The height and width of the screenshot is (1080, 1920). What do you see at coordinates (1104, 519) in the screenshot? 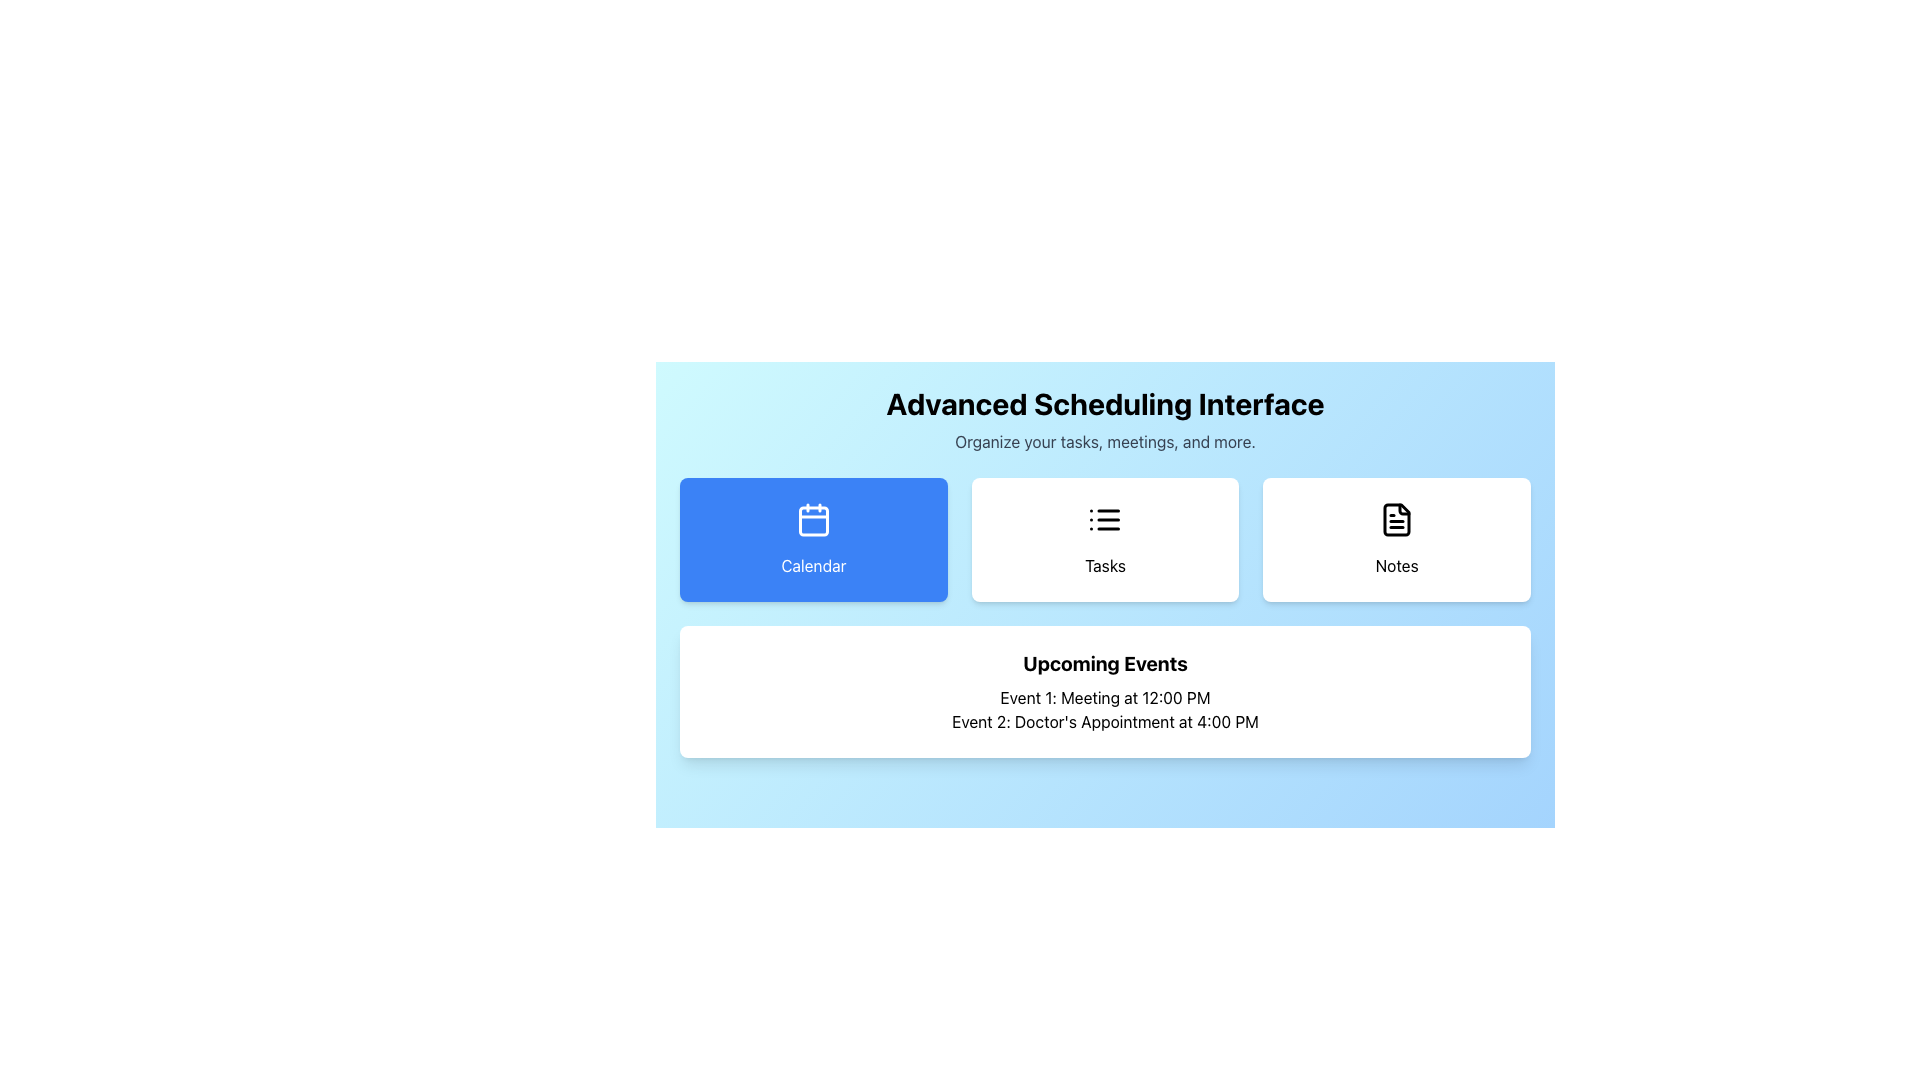
I see `the 'Tasks' icon located in the center of the card above the title 'Tasks'` at bounding box center [1104, 519].